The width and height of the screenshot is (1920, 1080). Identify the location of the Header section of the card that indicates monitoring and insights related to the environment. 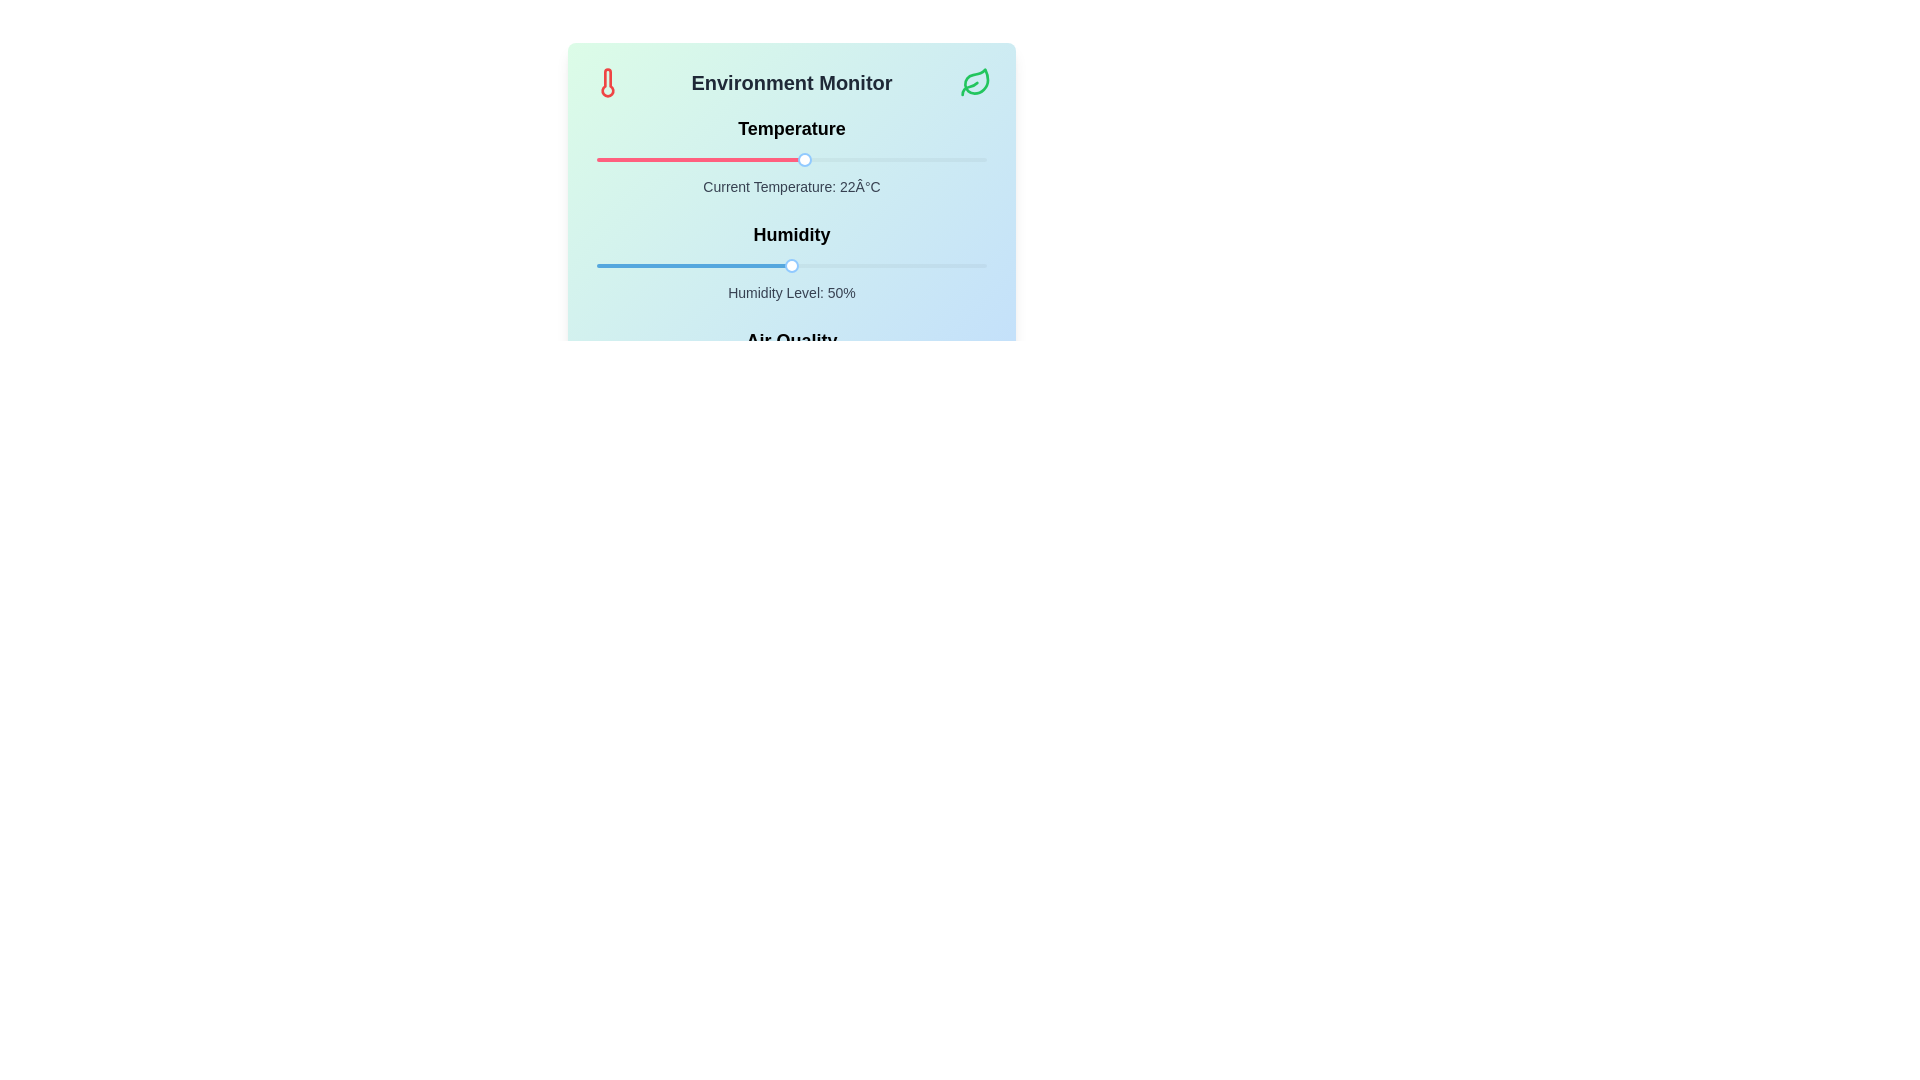
(791, 82).